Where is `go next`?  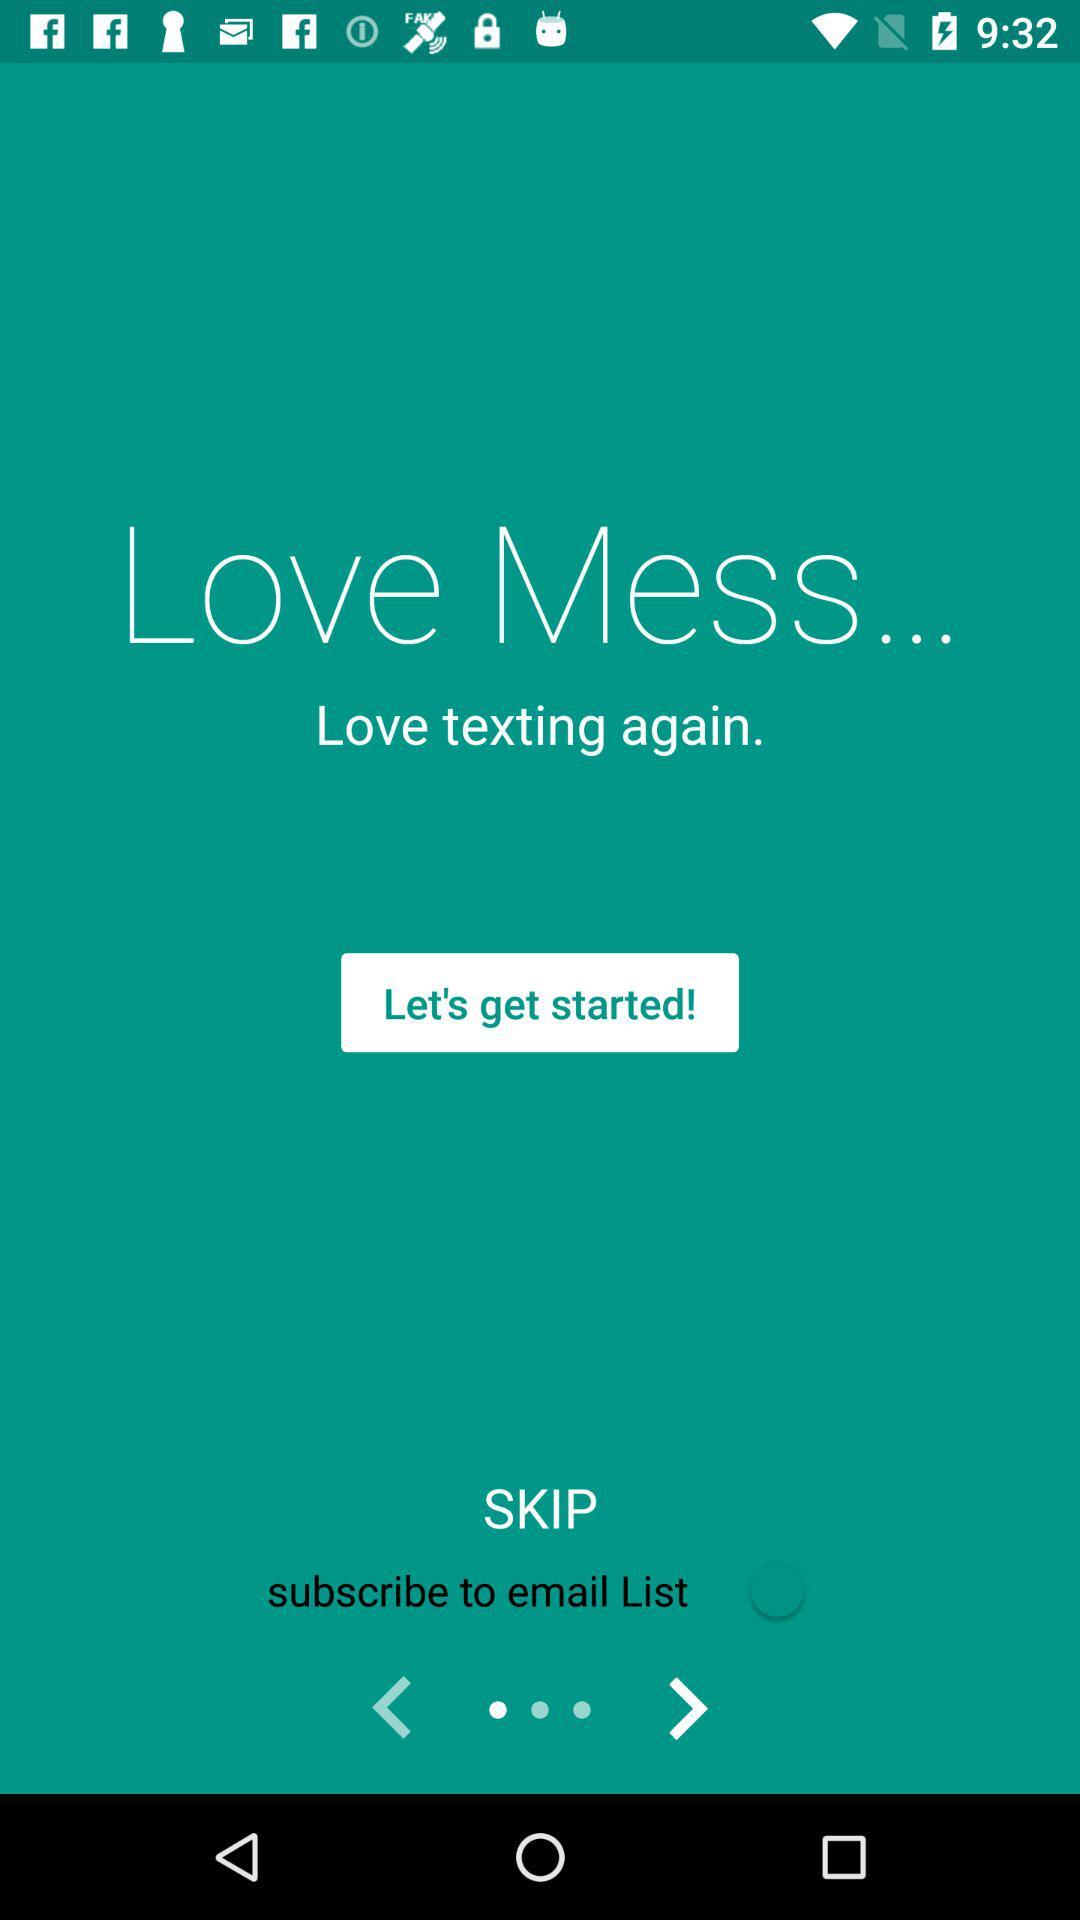
go next is located at coordinates (685, 1708).